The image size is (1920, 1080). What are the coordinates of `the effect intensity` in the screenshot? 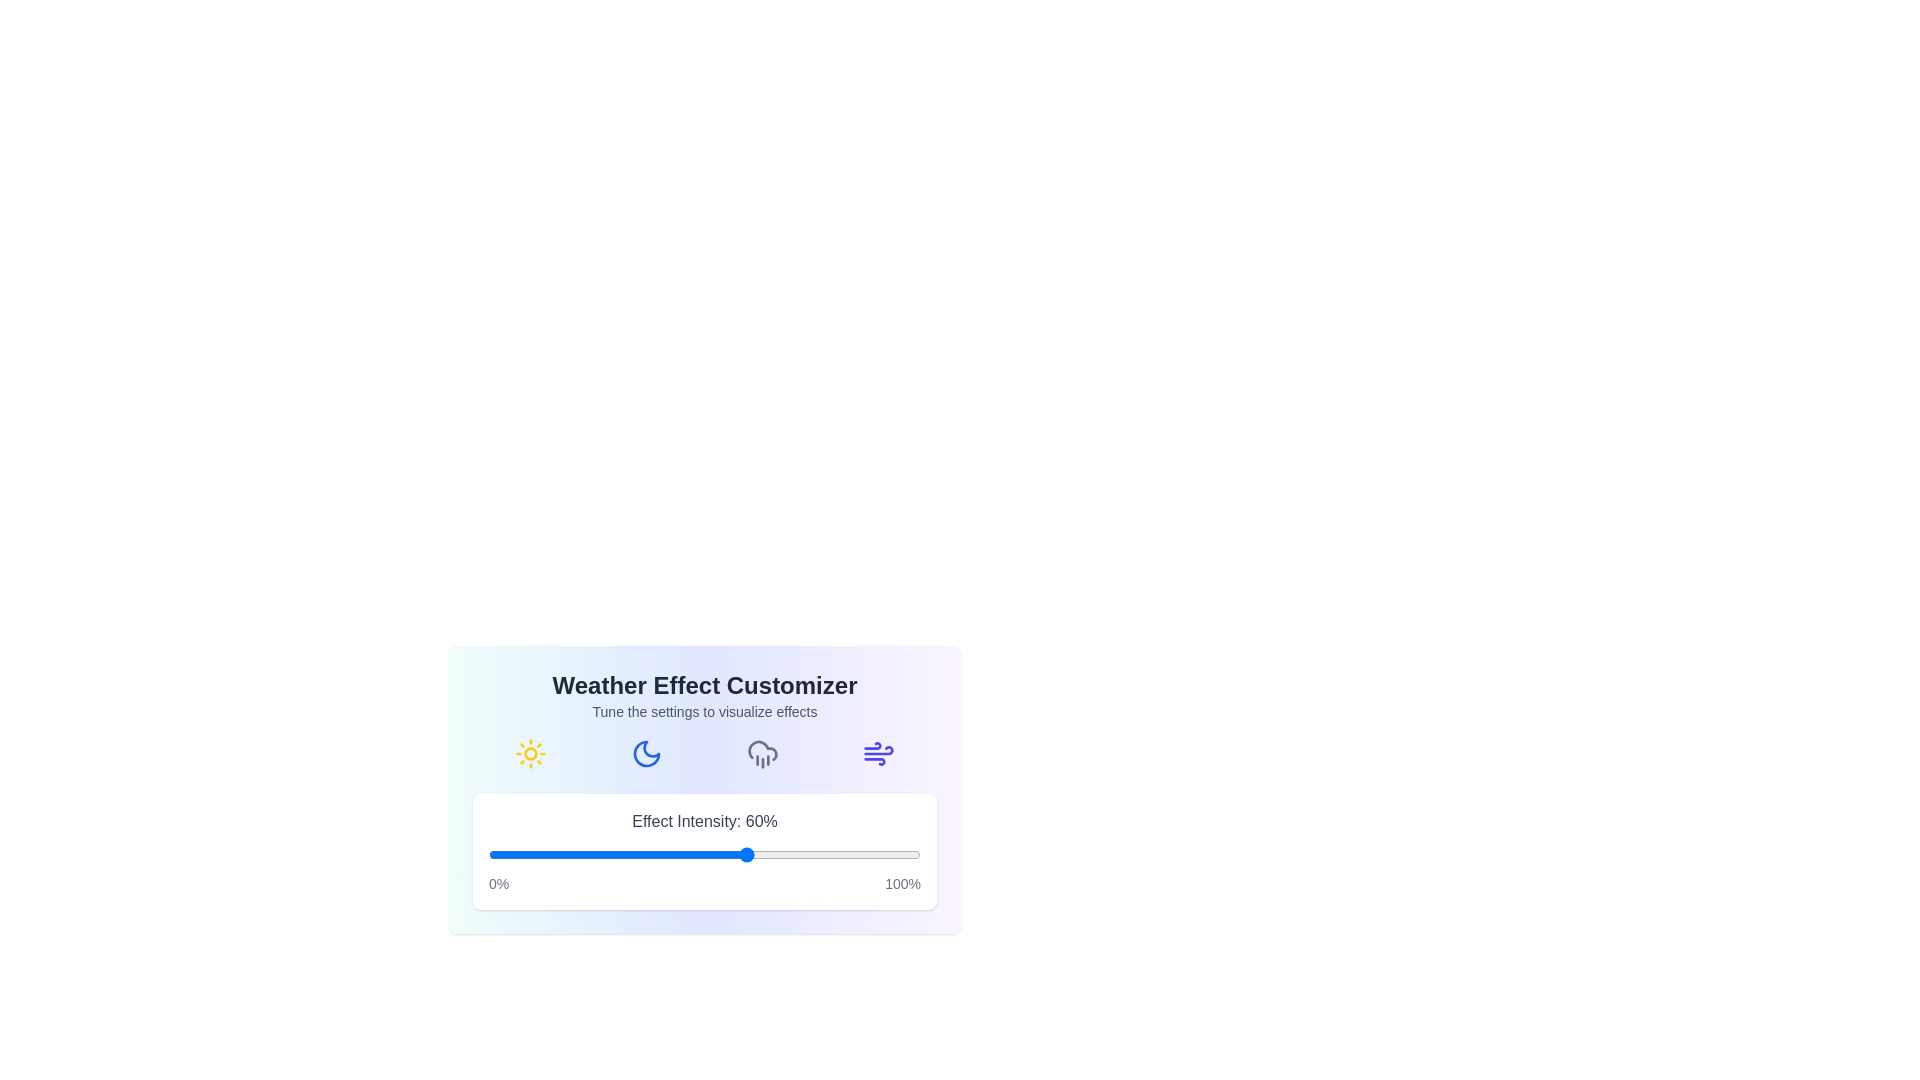 It's located at (644, 855).